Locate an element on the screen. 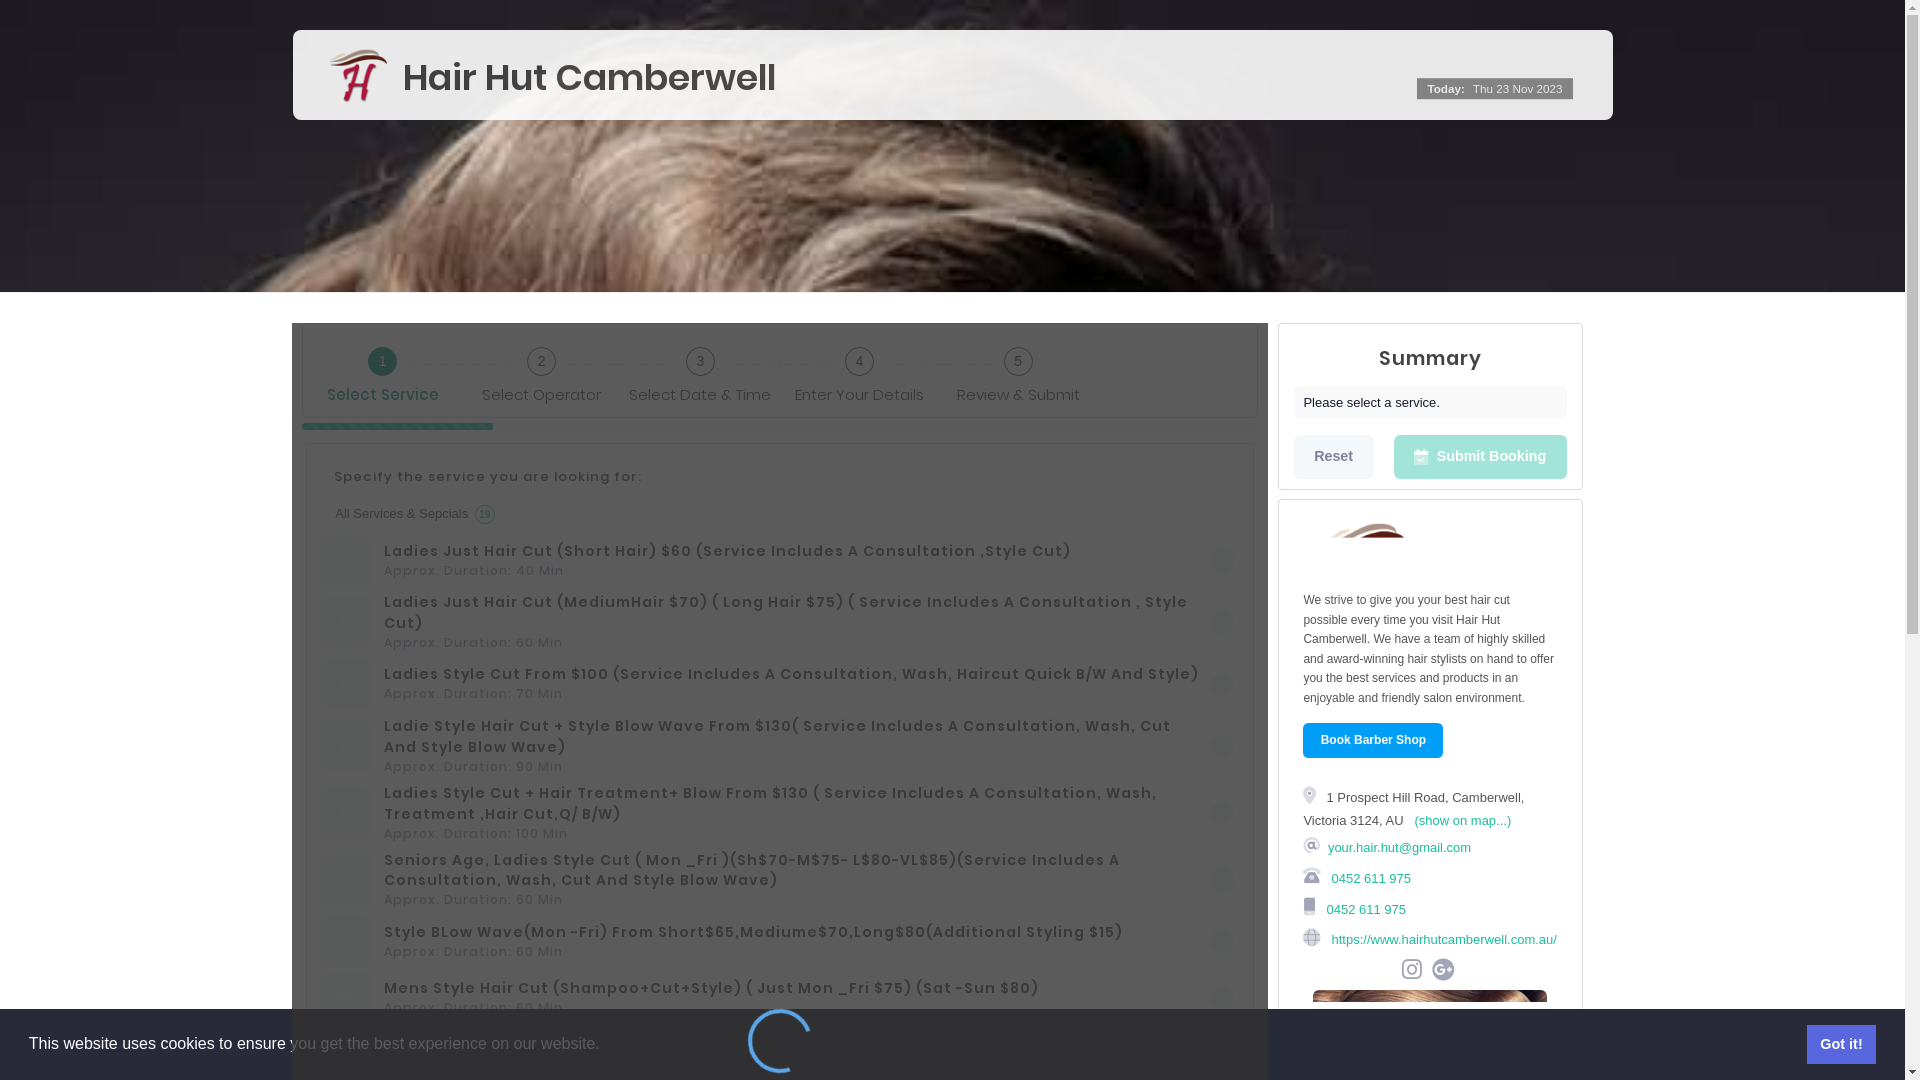  'your.hair.hut@gmail.com' is located at coordinates (1398, 847).